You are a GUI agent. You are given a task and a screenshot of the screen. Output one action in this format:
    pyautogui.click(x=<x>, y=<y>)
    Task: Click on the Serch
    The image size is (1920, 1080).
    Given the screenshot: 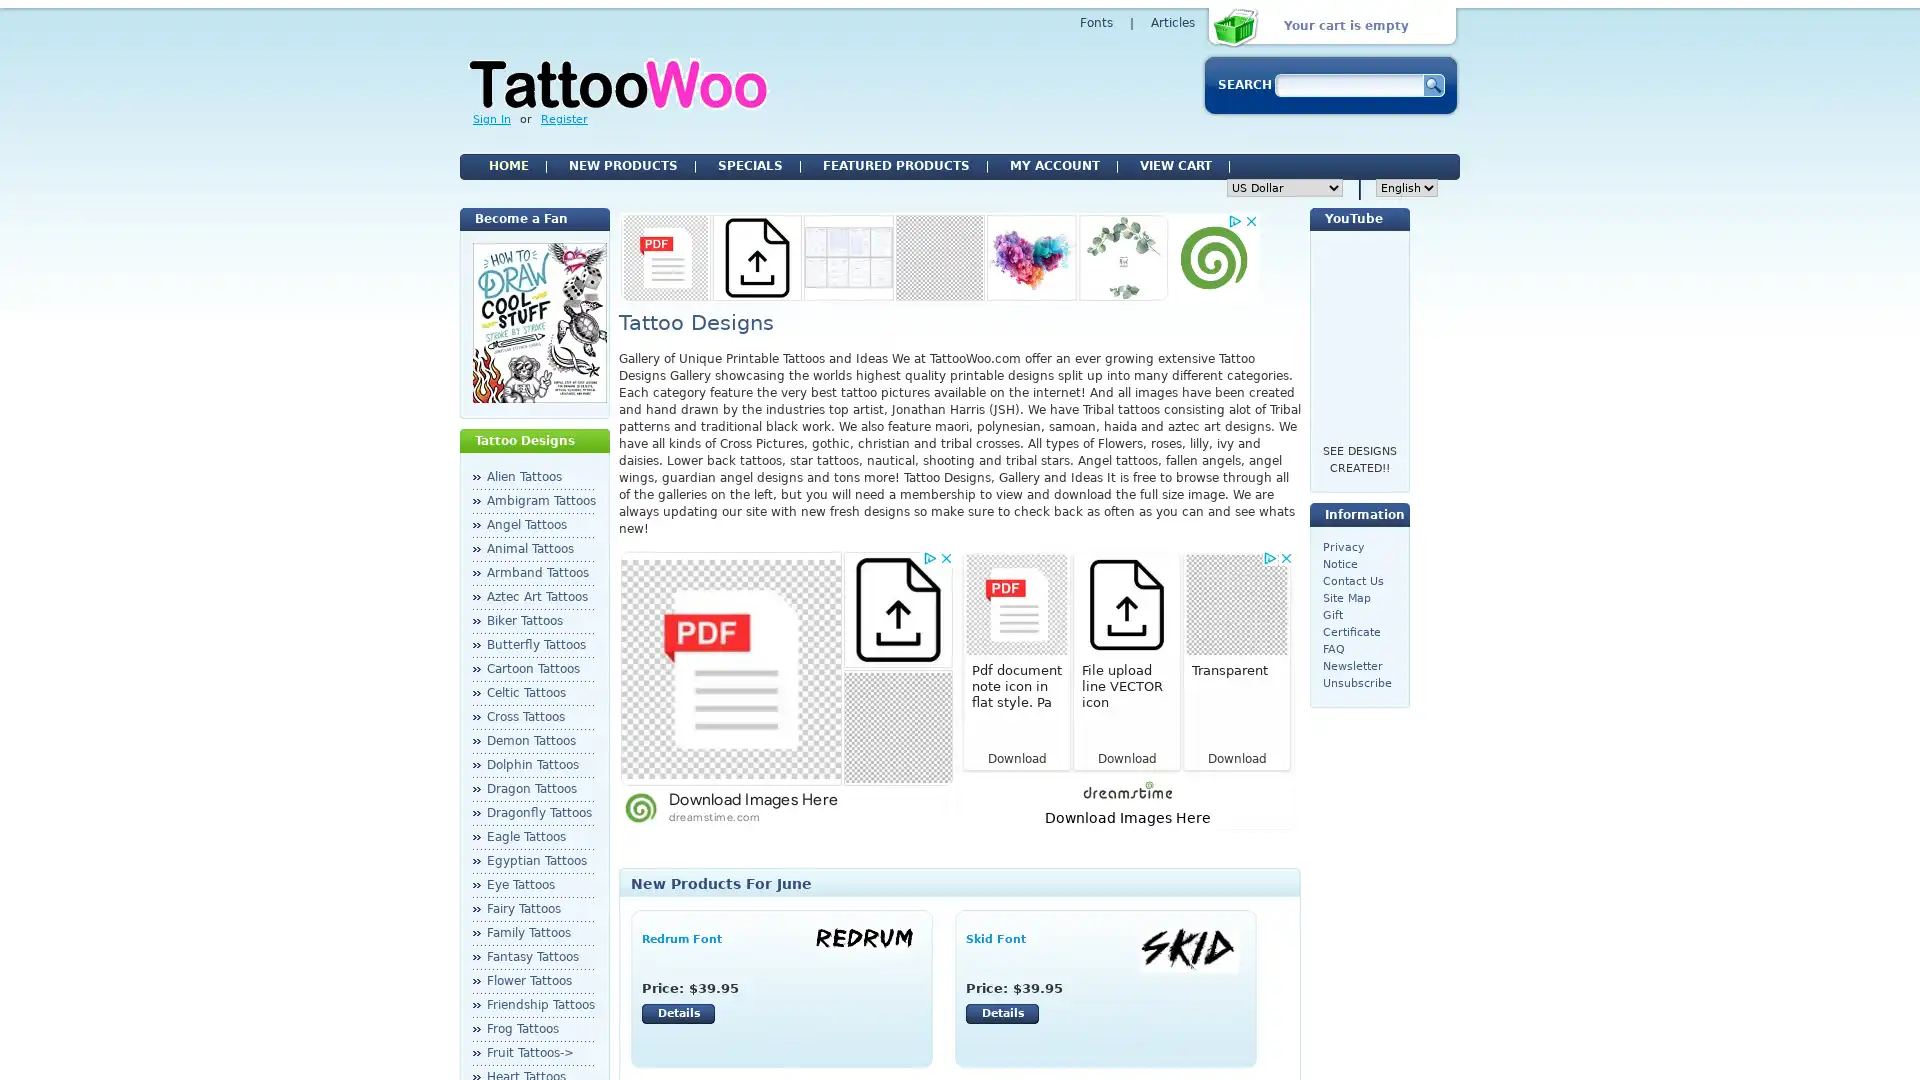 What is the action you would take?
    pyautogui.click(x=1432, y=84)
    